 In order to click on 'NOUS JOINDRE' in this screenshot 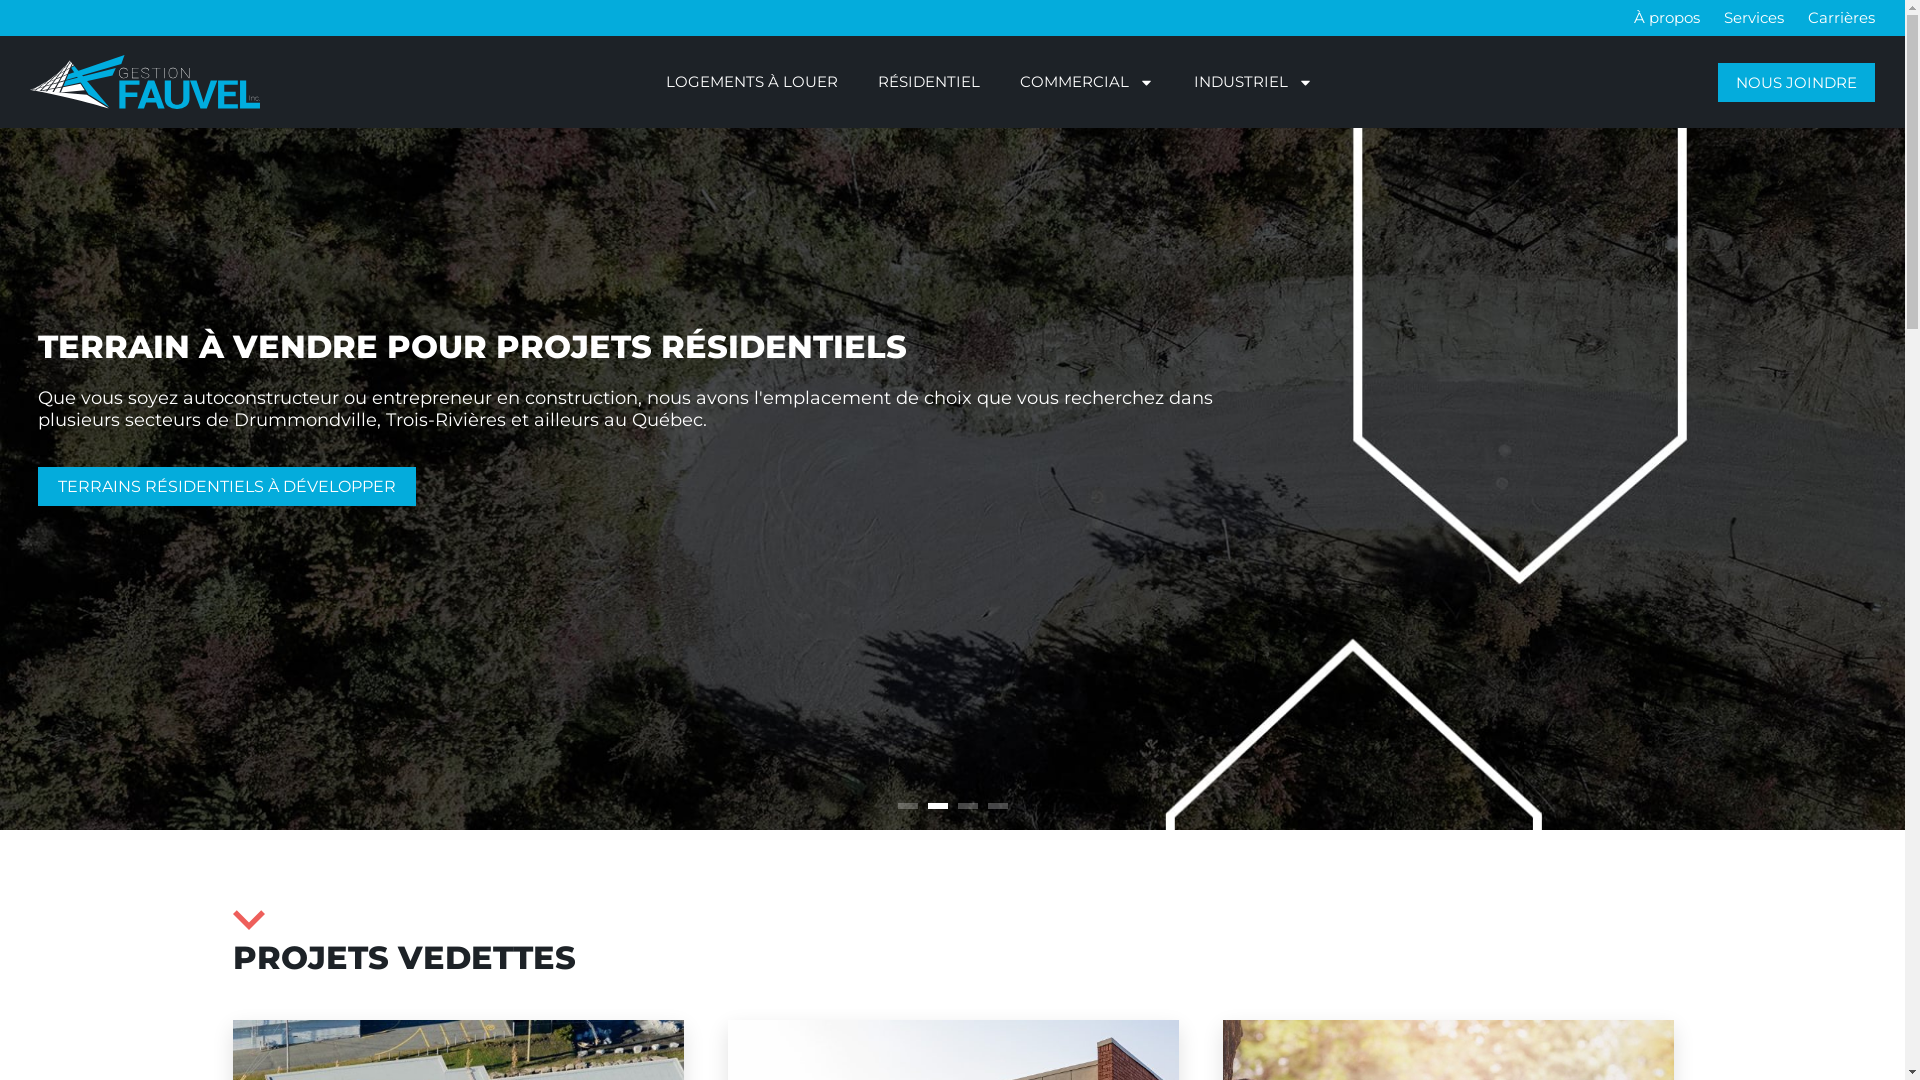, I will do `click(1796, 80)`.